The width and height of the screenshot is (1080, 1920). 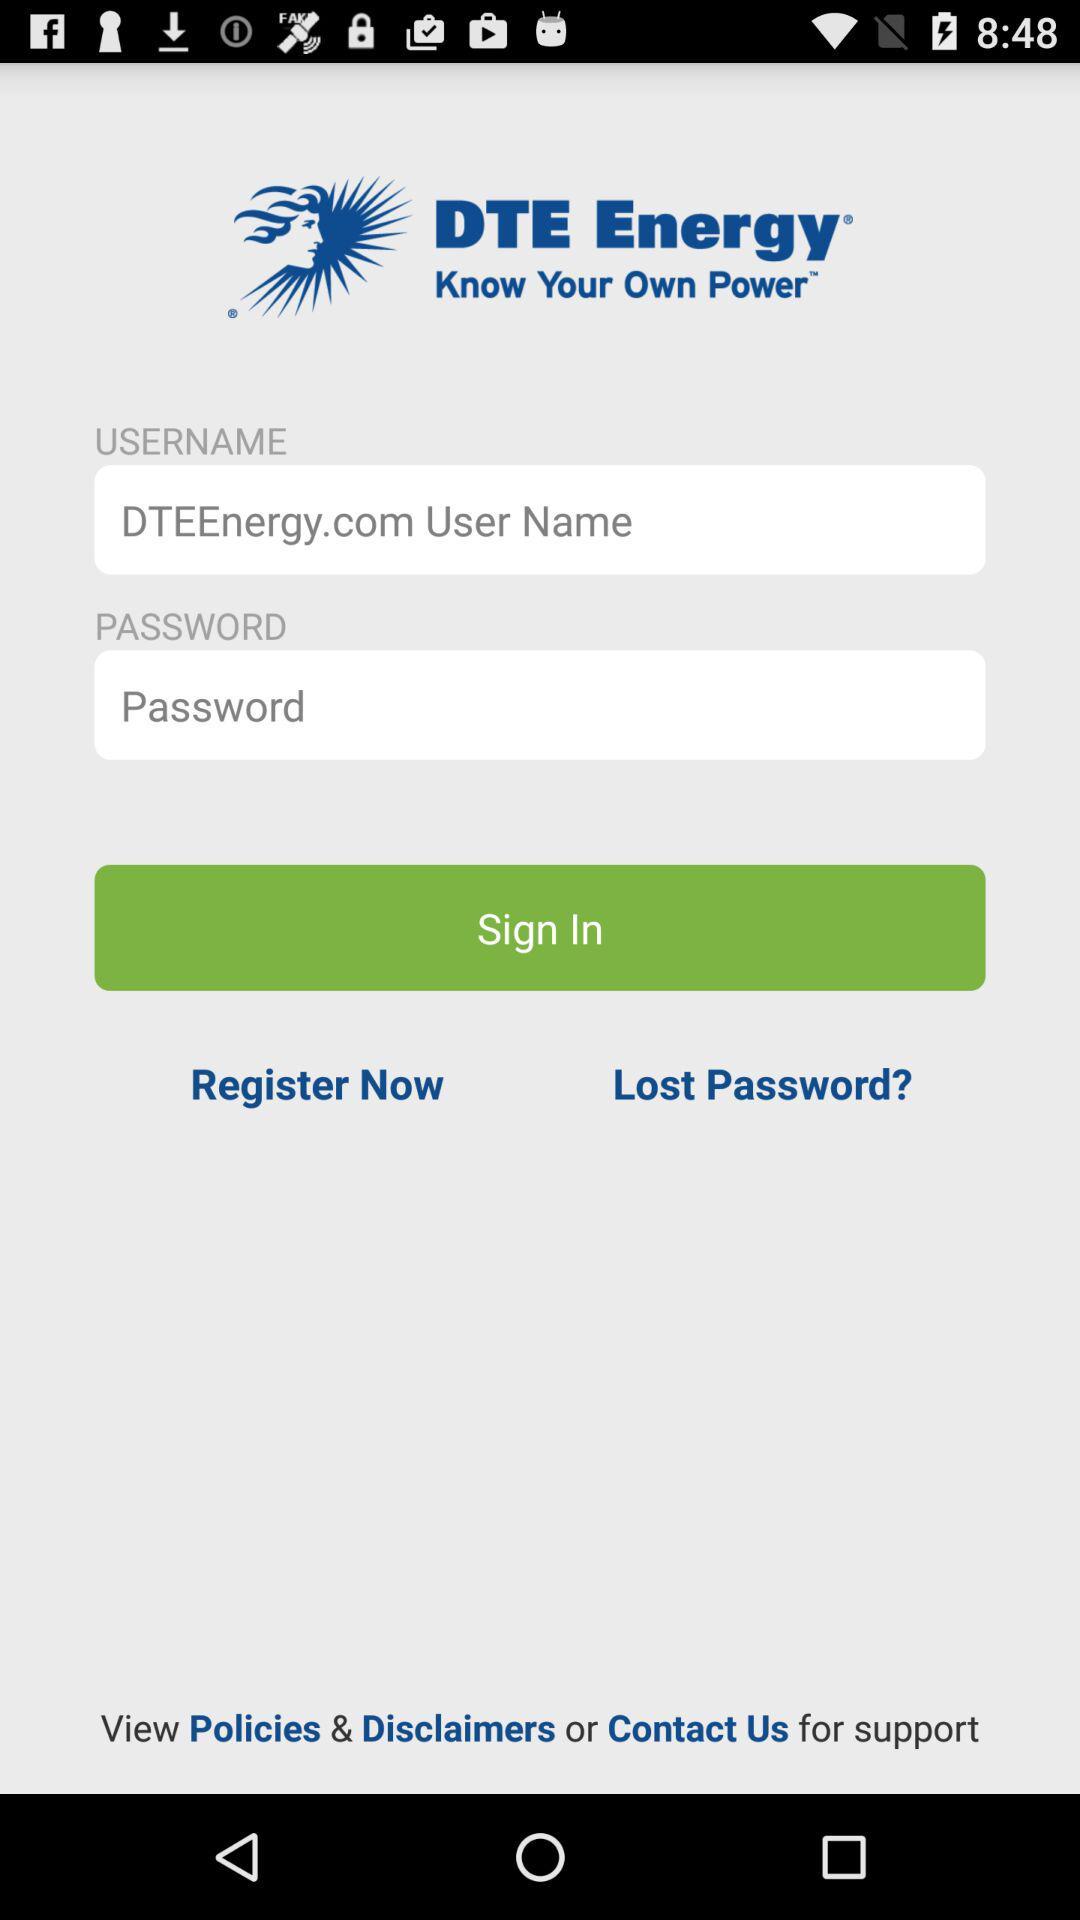 What do you see at coordinates (316, 1082) in the screenshot?
I see `the app to the left of lost password? app` at bounding box center [316, 1082].